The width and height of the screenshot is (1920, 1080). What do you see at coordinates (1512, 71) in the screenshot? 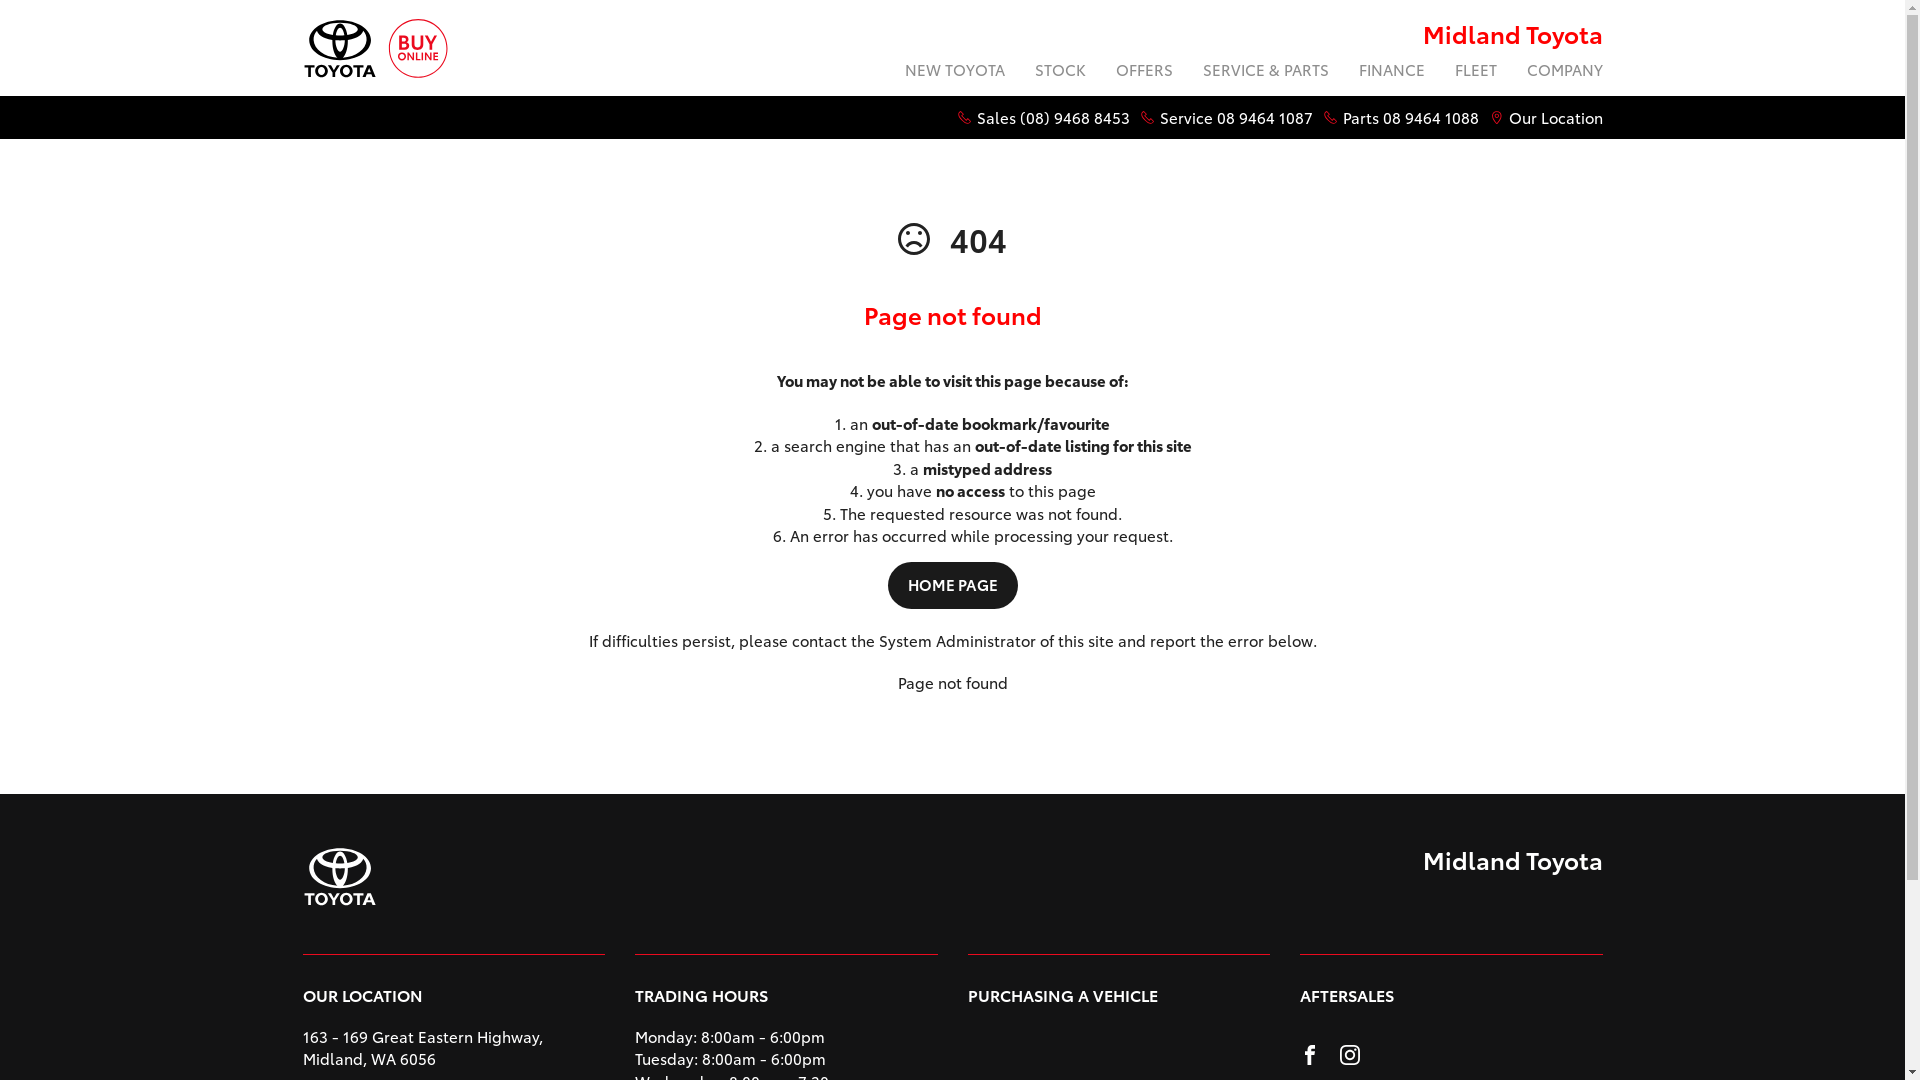
I see `'COMPANY'` at bounding box center [1512, 71].